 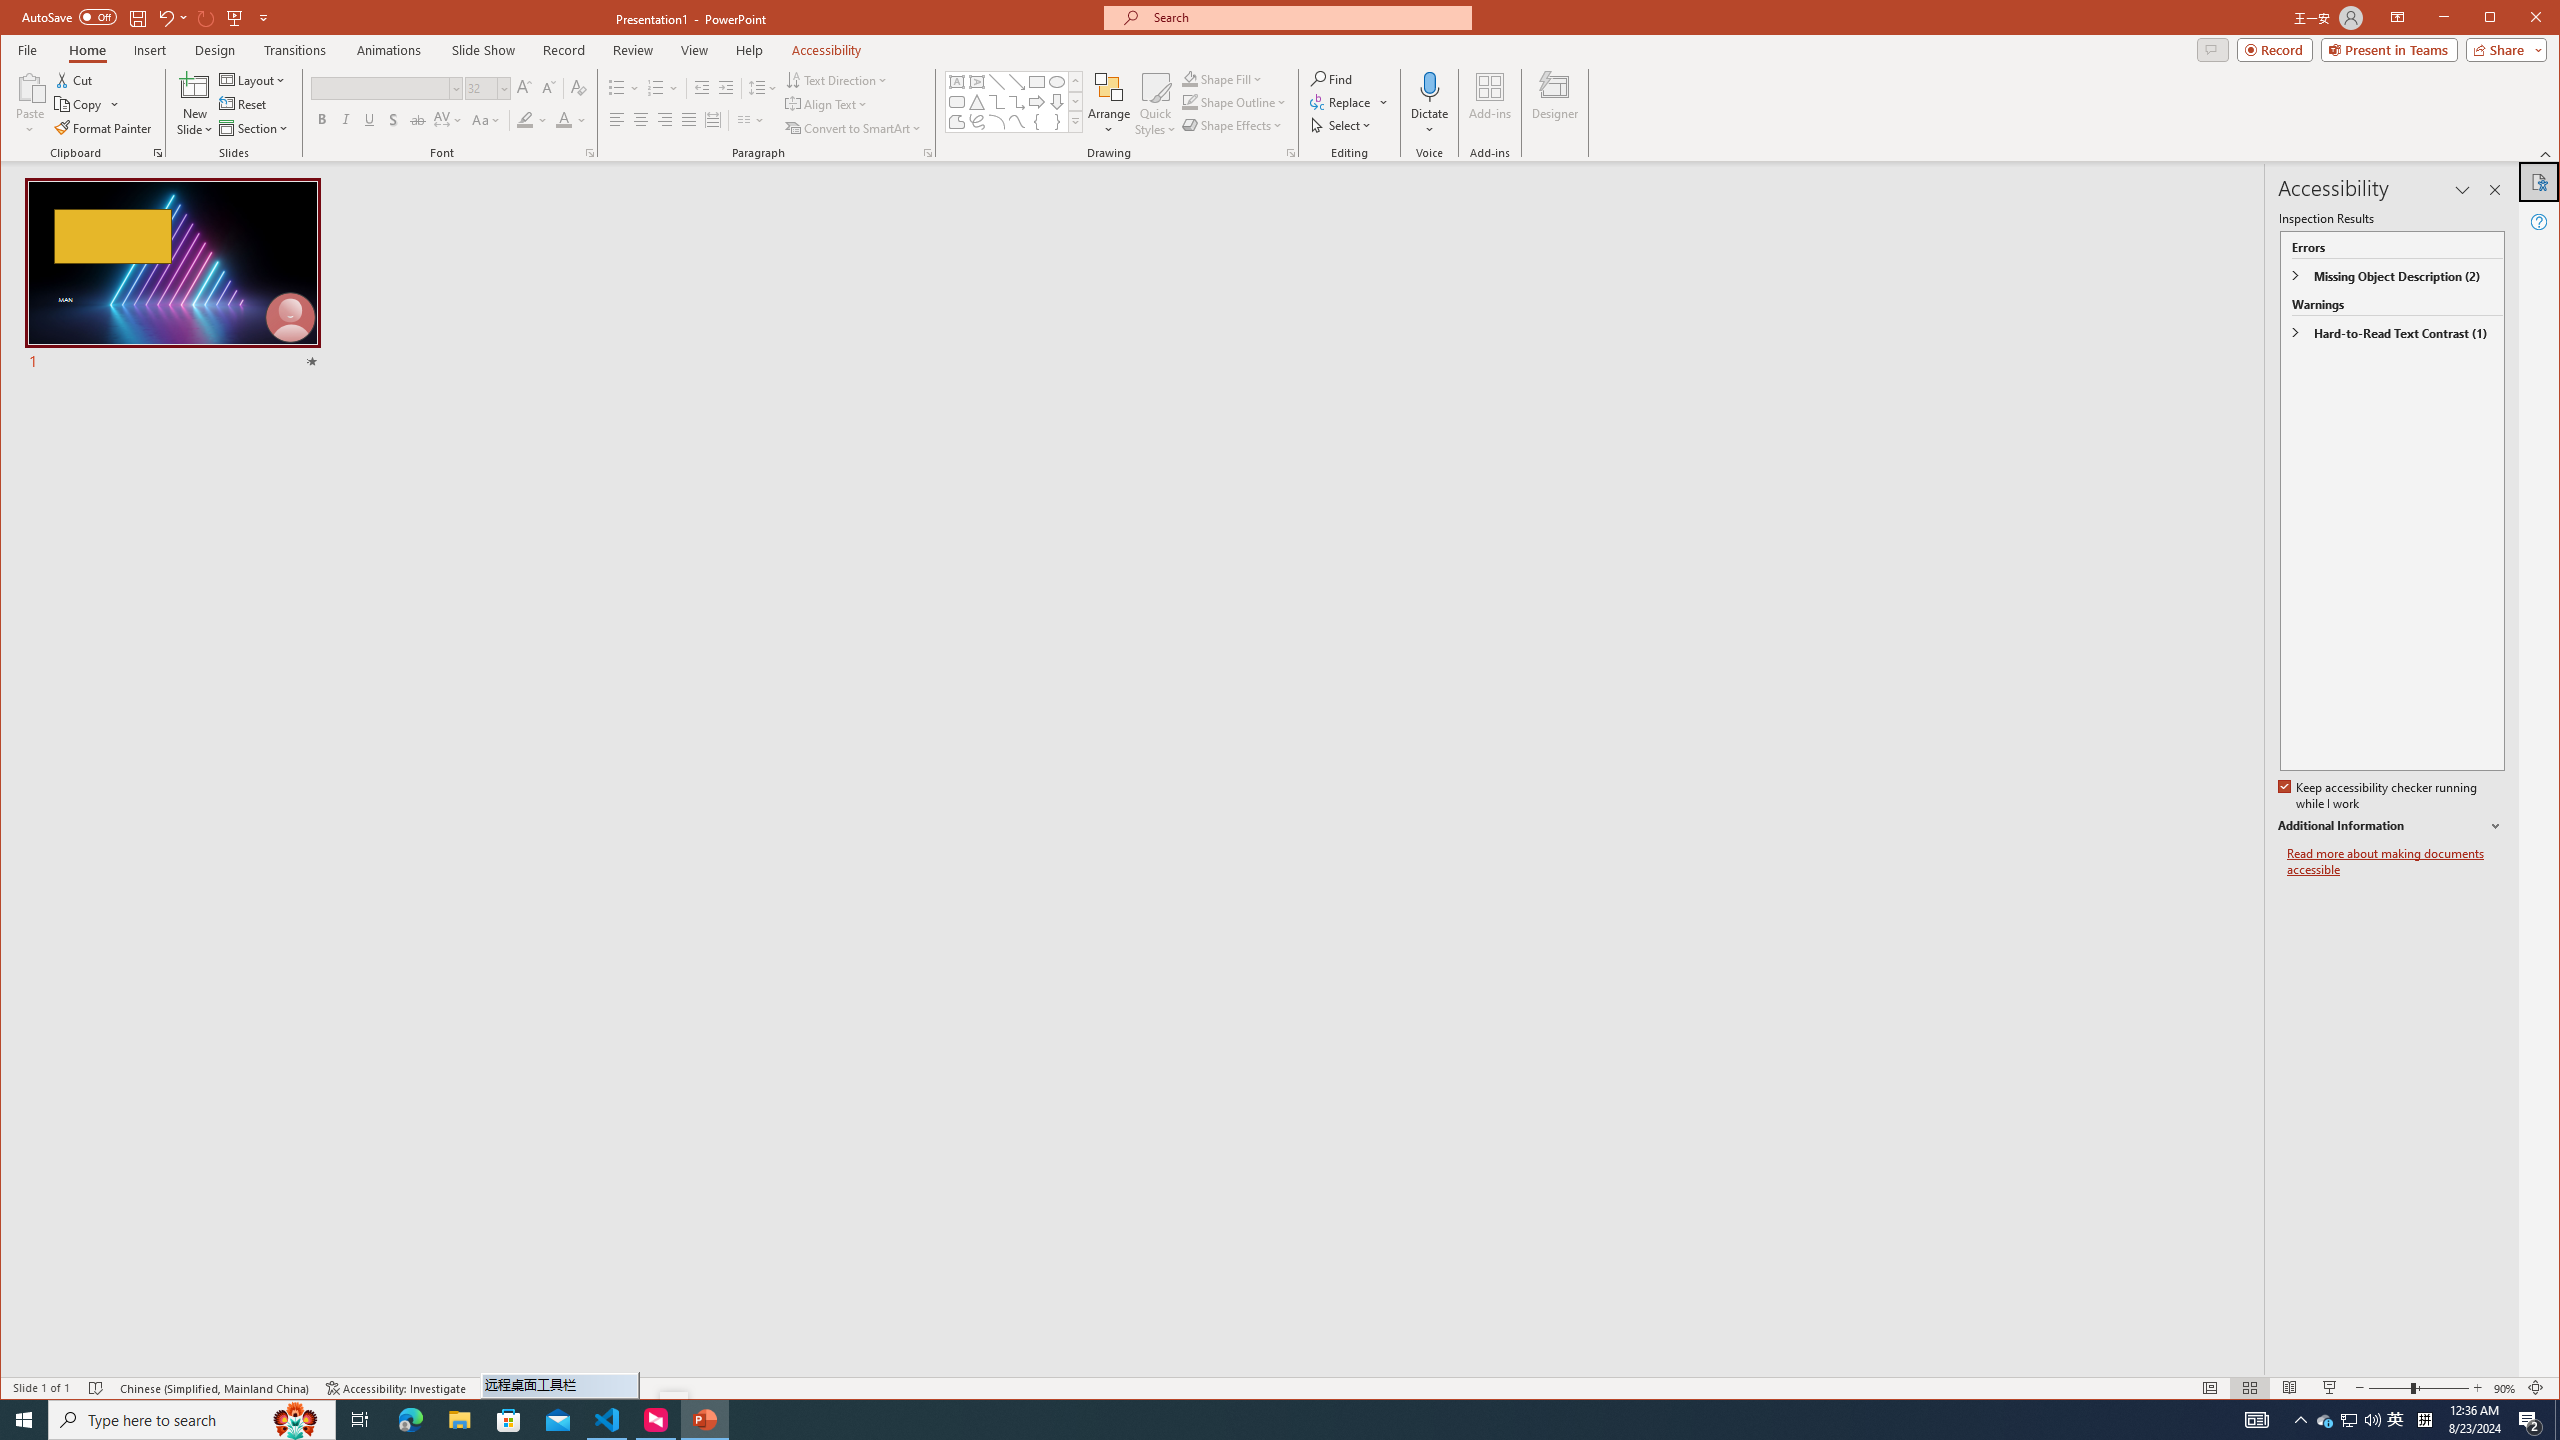 I want to click on 'Bullets', so click(x=615, y=87).